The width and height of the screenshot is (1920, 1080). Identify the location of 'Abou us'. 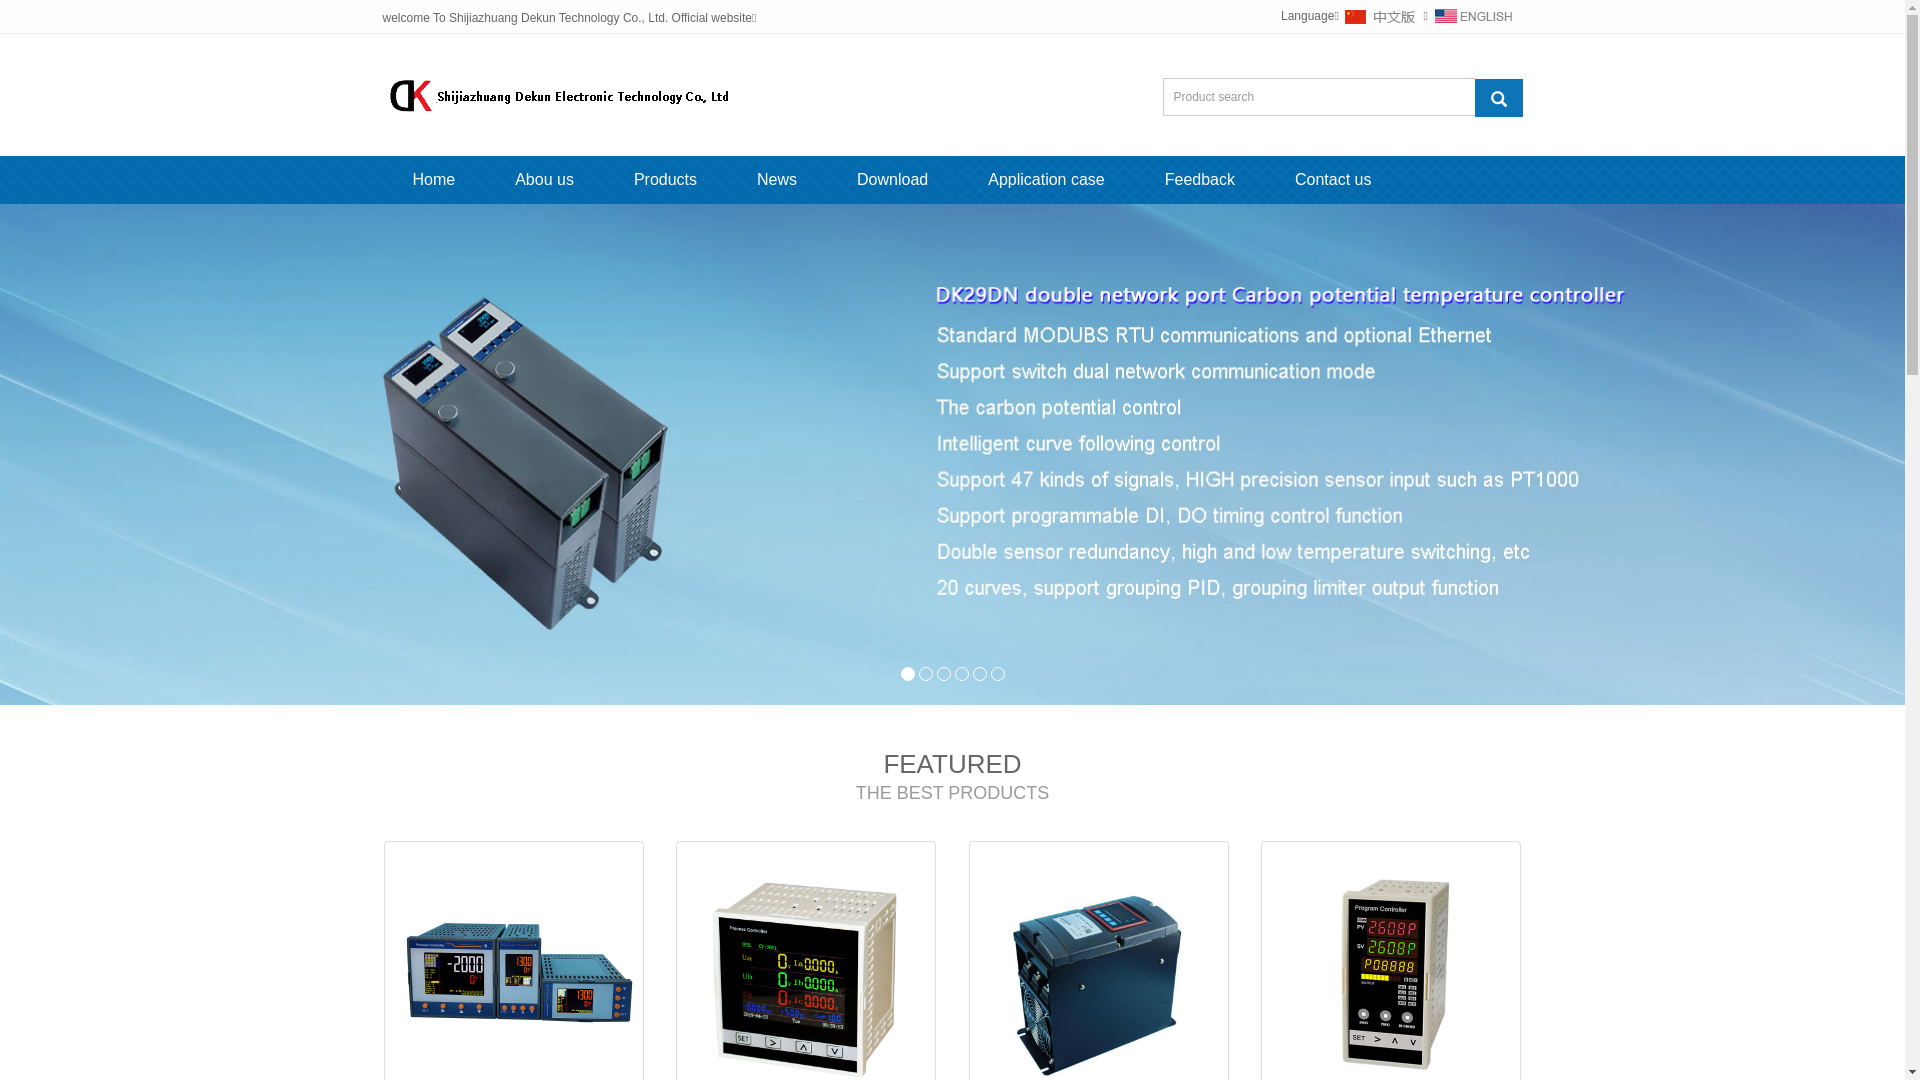
(544, 180).